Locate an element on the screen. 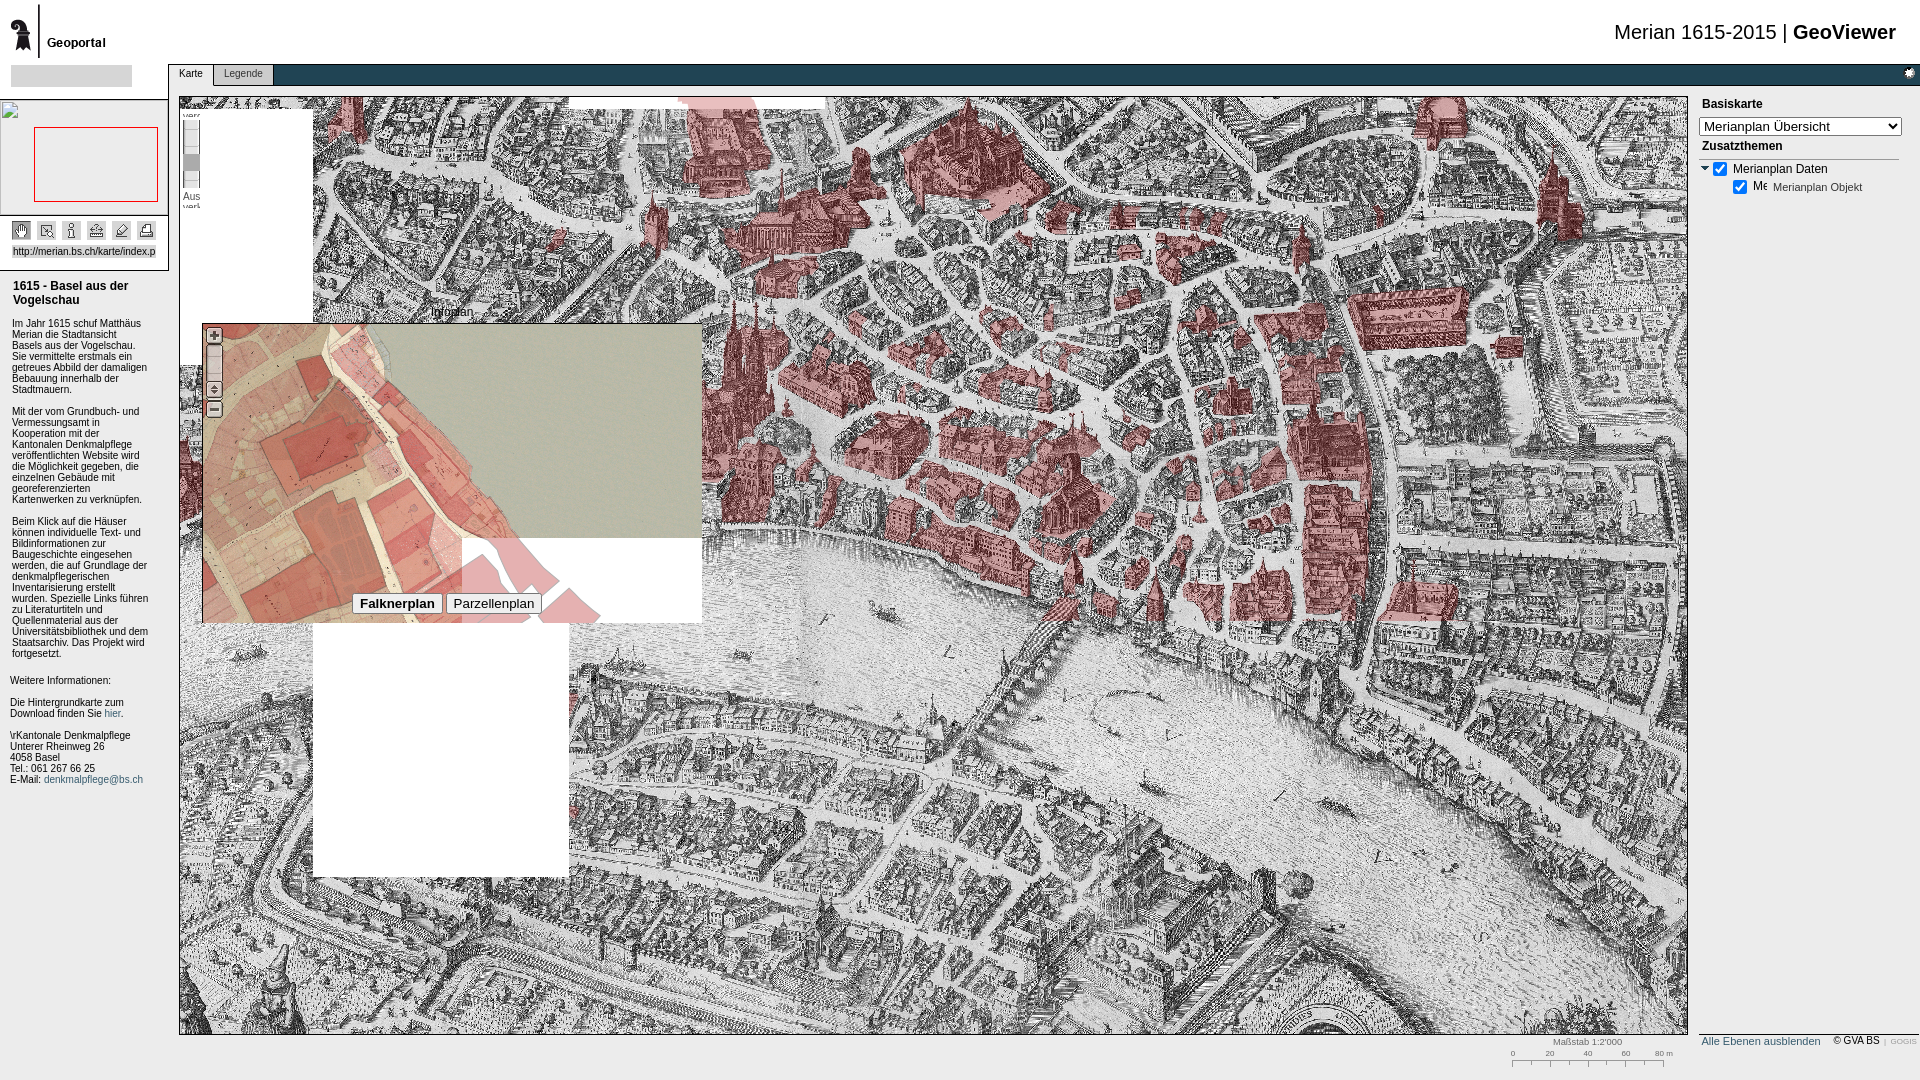 The image size is (1920, 1080). 'Falknerplan' is located at coordinates (397, 602).